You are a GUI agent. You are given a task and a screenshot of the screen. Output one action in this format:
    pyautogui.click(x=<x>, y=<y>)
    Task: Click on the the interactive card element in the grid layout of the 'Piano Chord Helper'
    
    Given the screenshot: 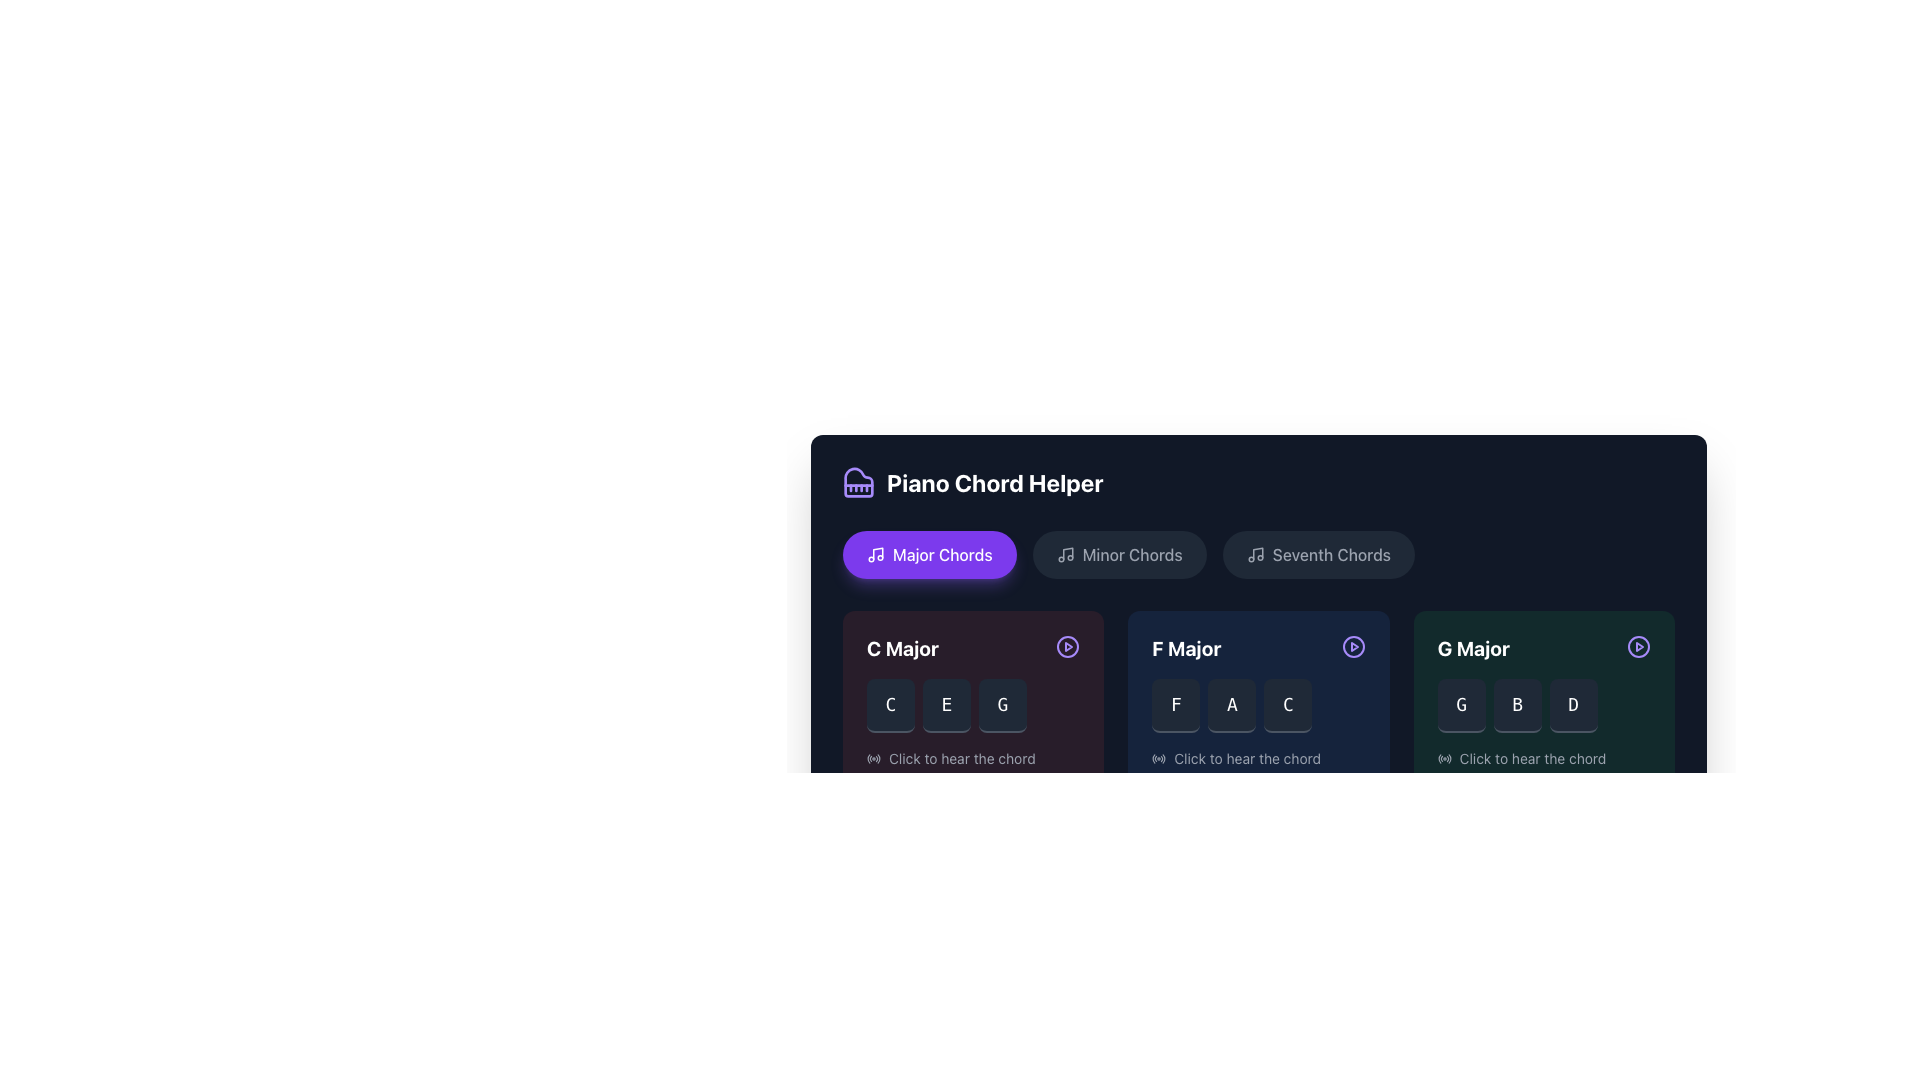 What is the action you would take?
    pyautogui.click(x=1257, y=701)
    